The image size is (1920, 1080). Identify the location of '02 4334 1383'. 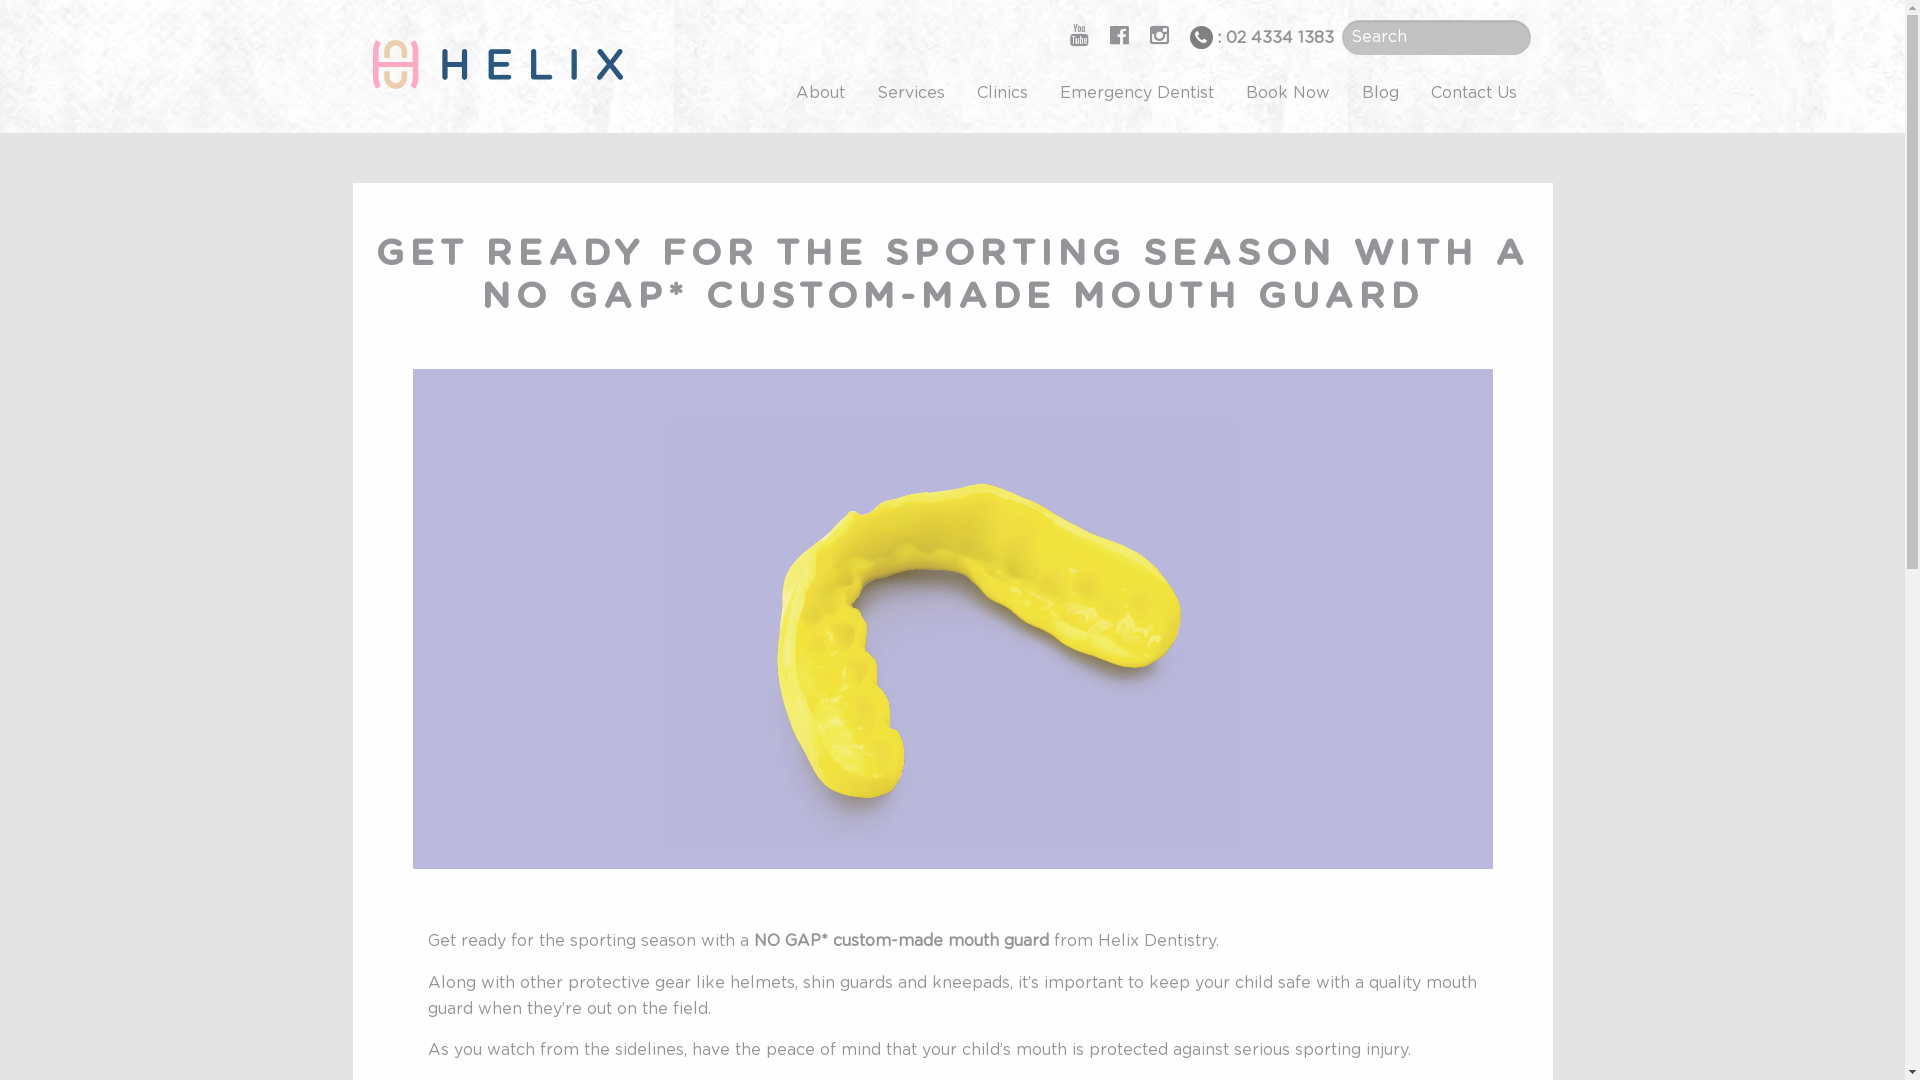
(1280, 38).